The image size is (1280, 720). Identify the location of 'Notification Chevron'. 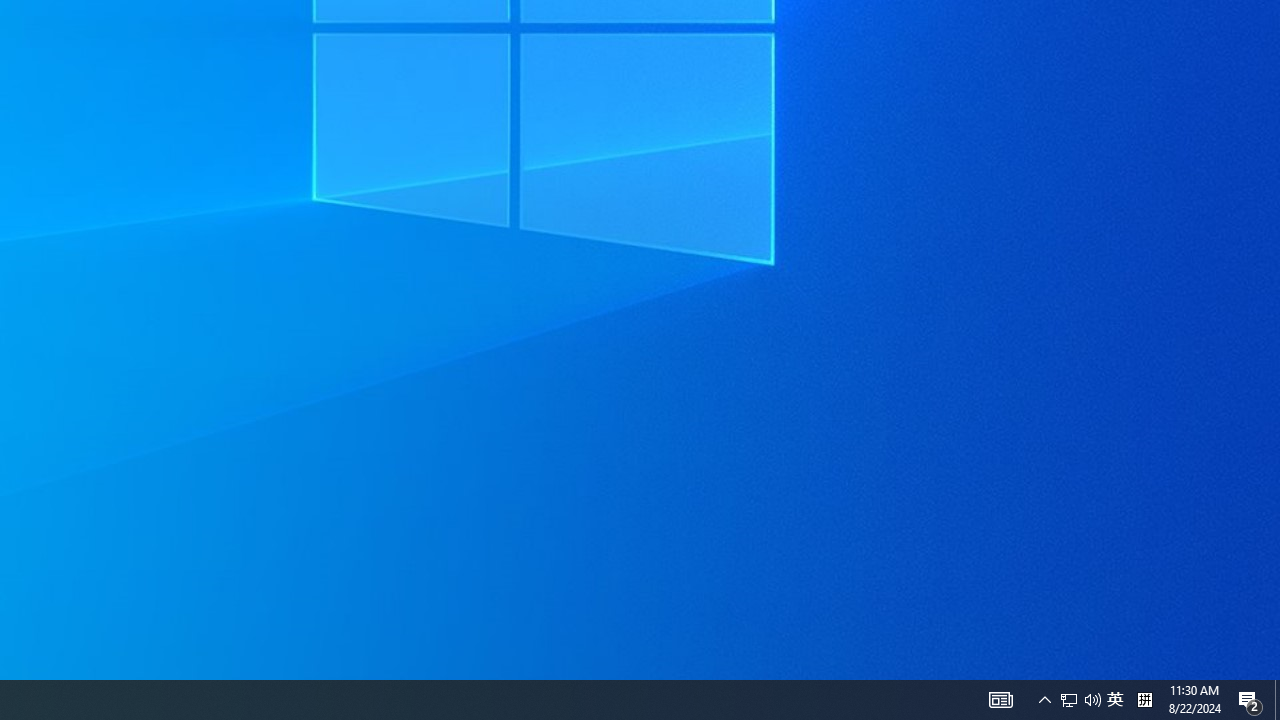
(1092, 698).